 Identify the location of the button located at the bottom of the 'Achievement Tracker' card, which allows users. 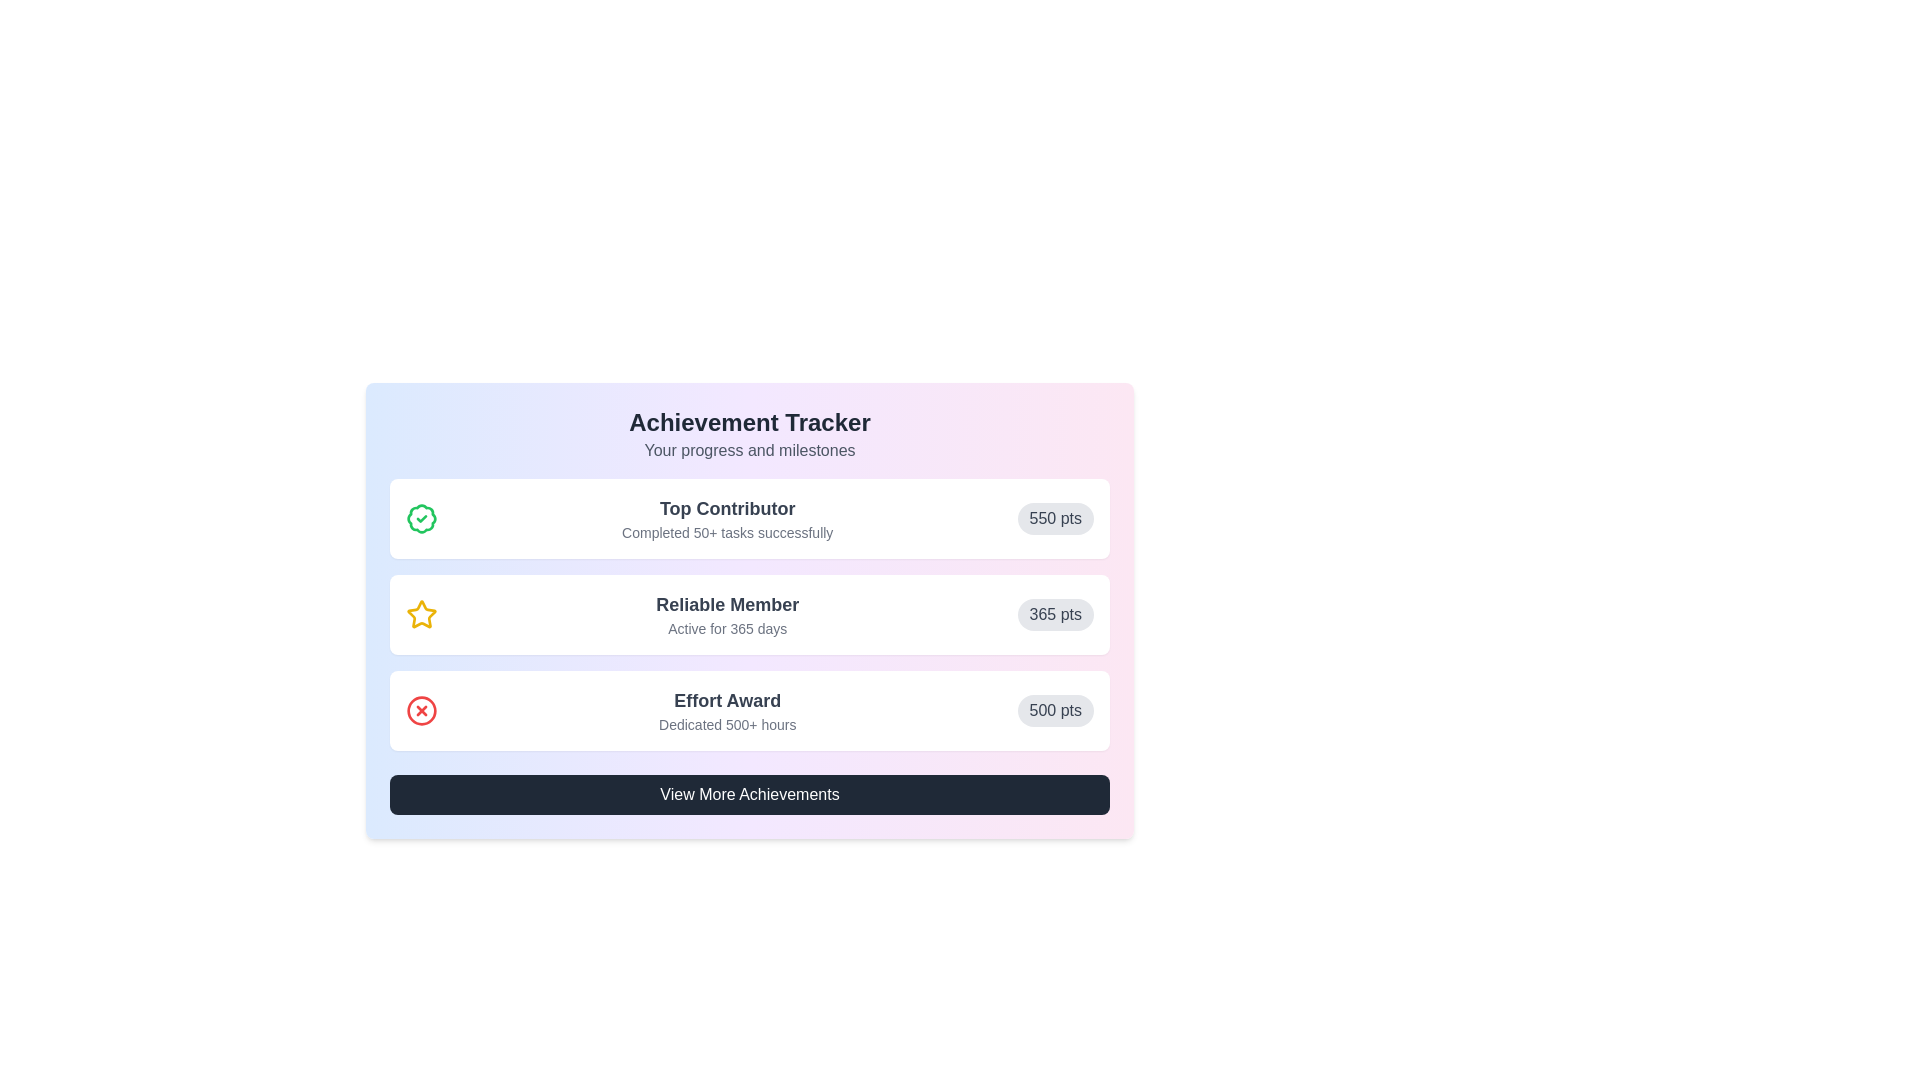
(748, 793).